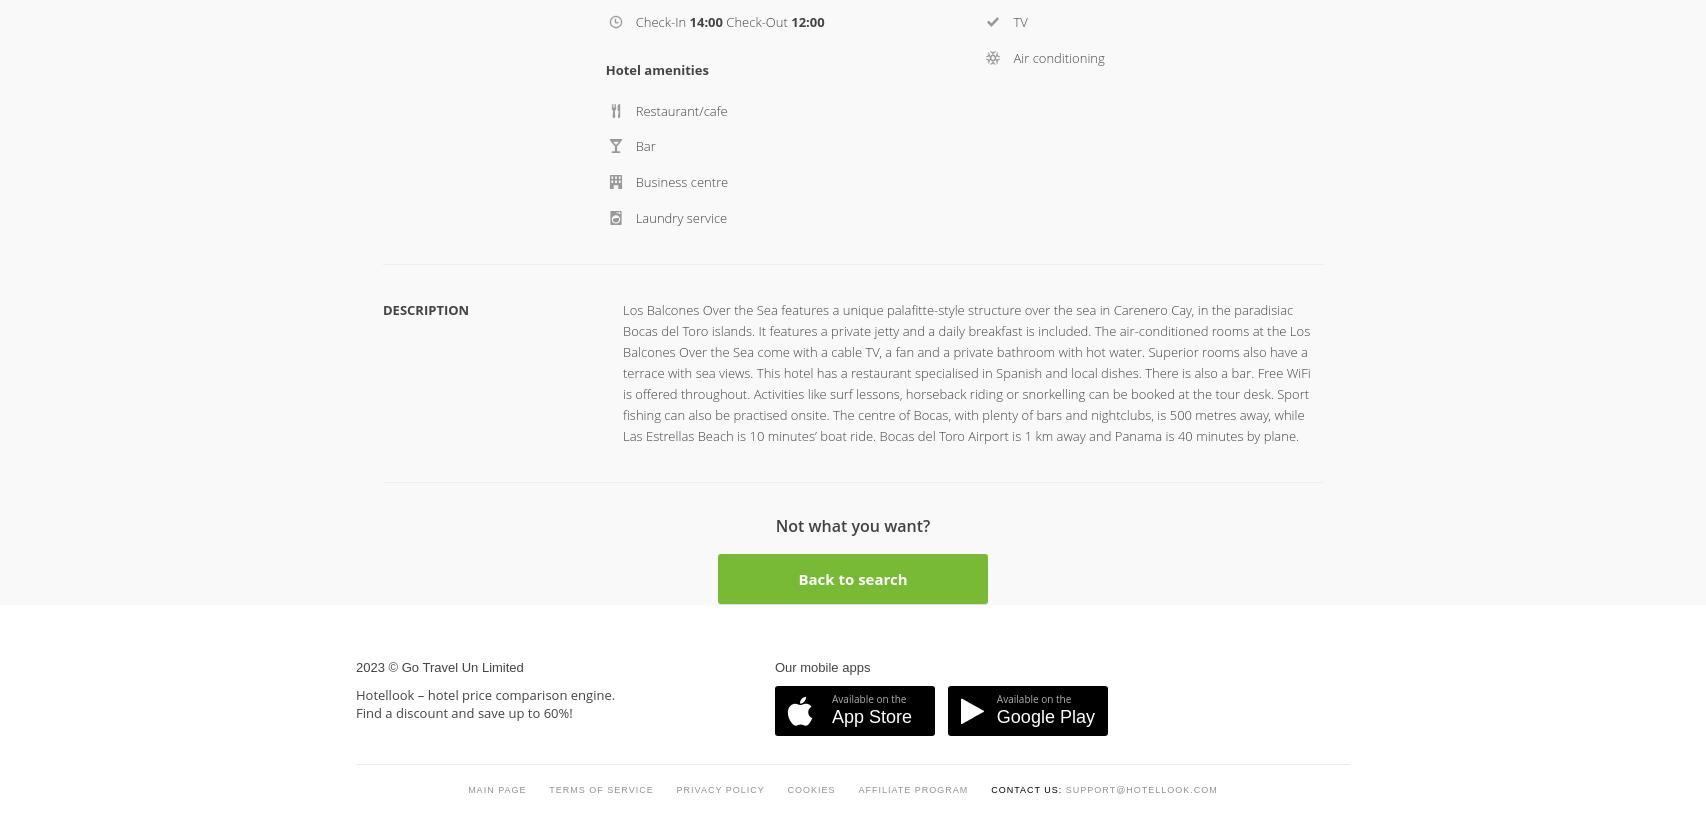  What do you see at coordinates (913, 379) in the screenshot?
I see `'Affiliate program'` at bounding box center [913, 379].